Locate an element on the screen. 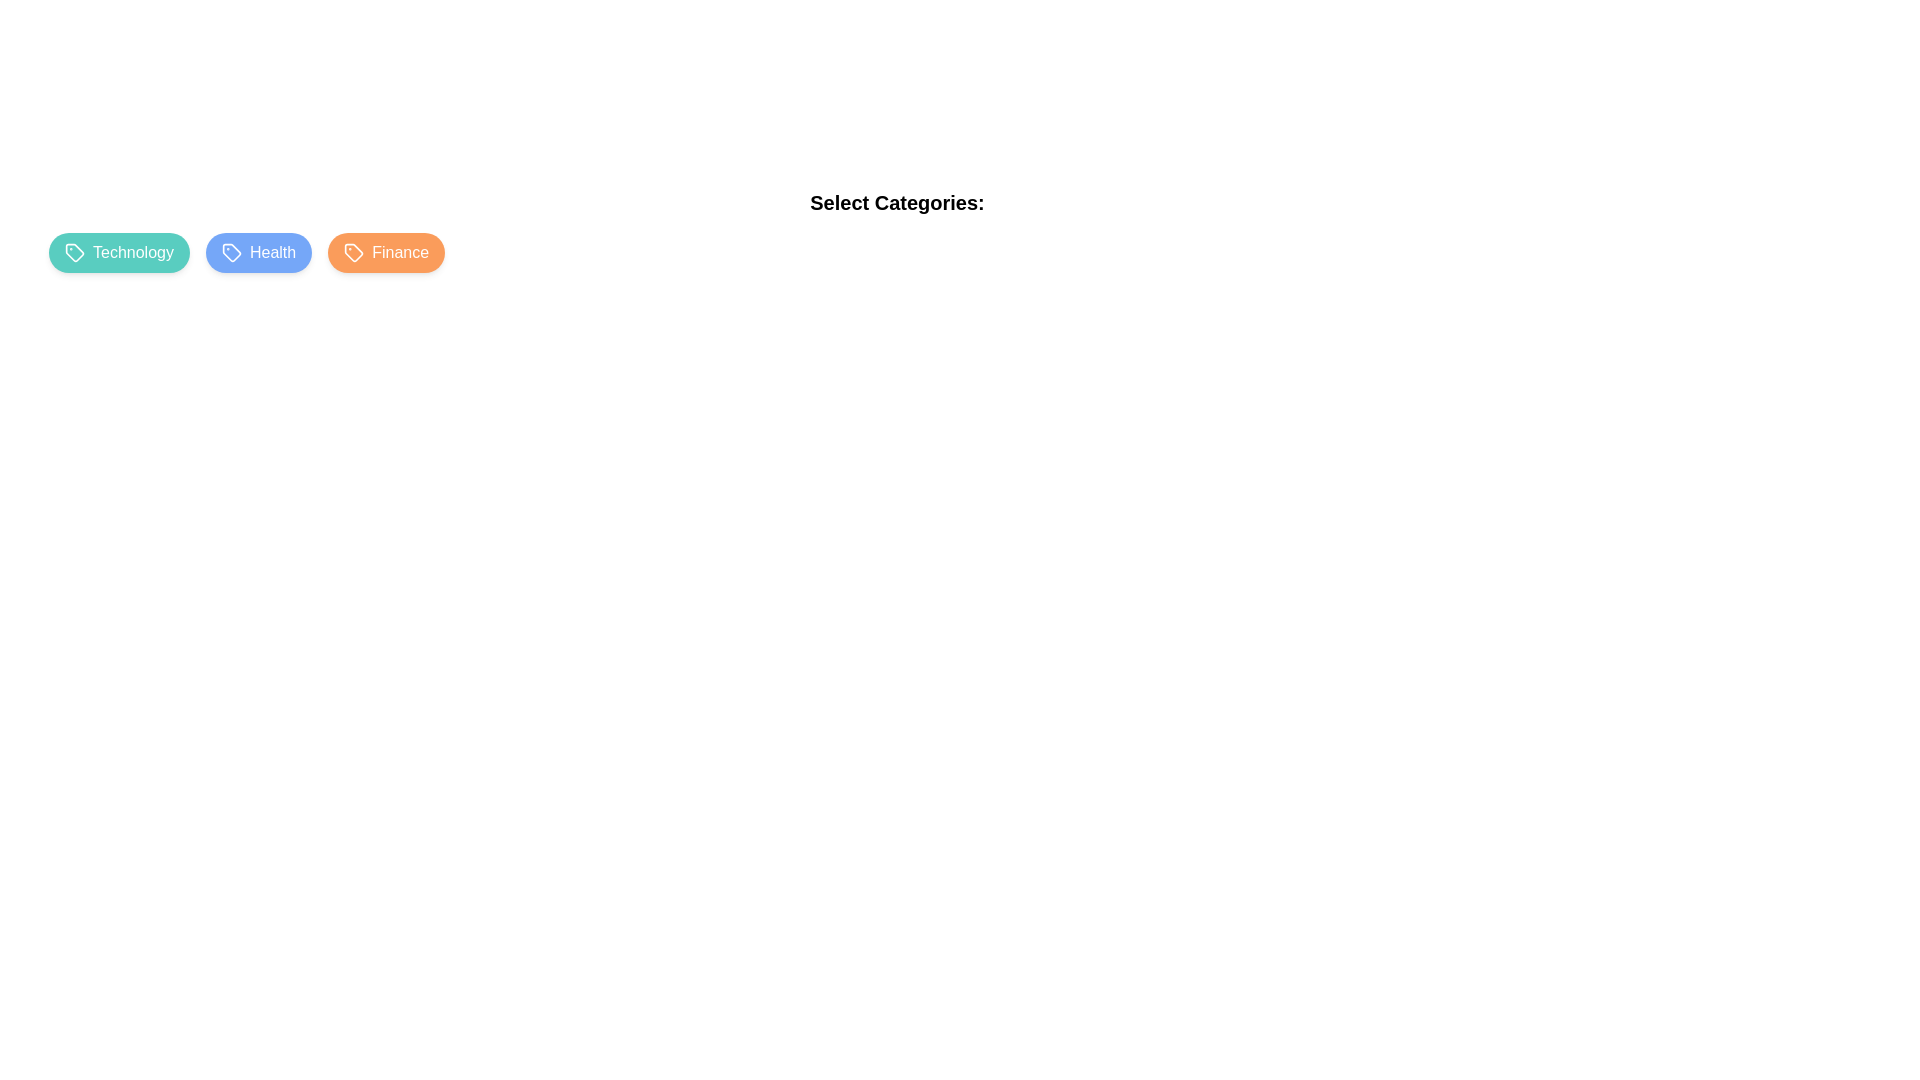  the category chip labeled Health is located at coordinates (258, 252).